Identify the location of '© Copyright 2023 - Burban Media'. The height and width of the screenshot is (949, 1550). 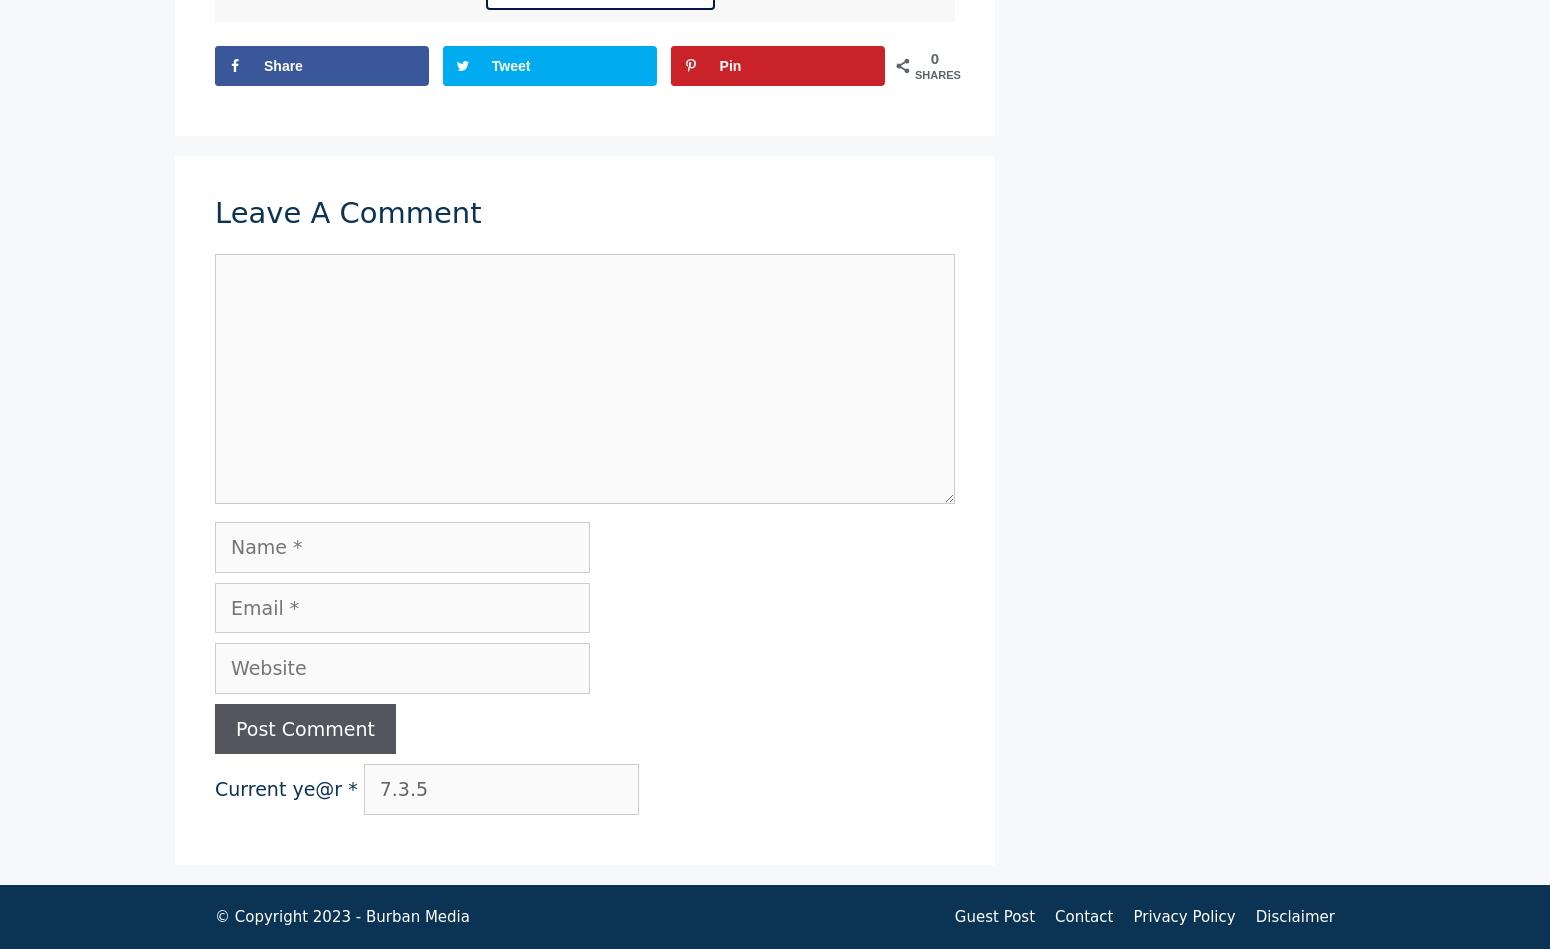
(340, 914).